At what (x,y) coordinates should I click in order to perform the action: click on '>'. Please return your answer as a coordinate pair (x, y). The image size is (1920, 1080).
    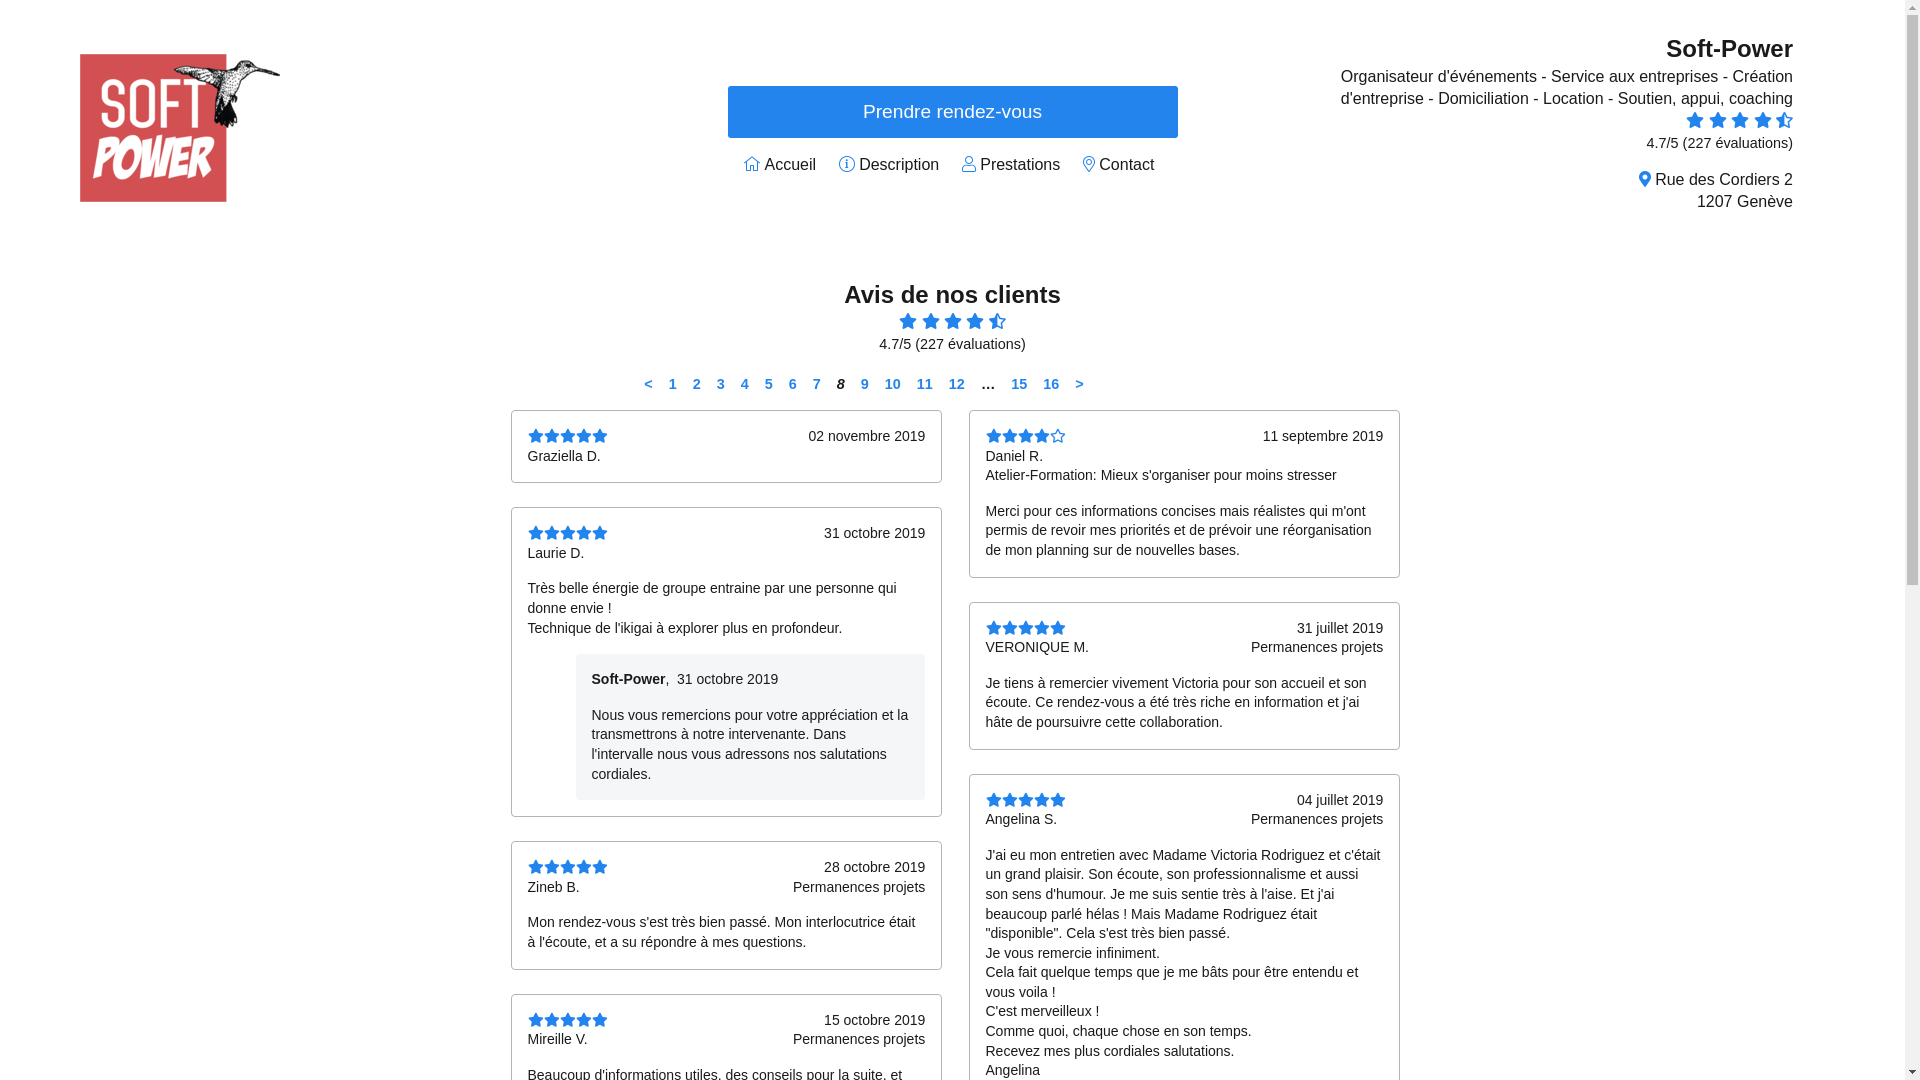
    Looking at the image, I should click on (1078, 384).